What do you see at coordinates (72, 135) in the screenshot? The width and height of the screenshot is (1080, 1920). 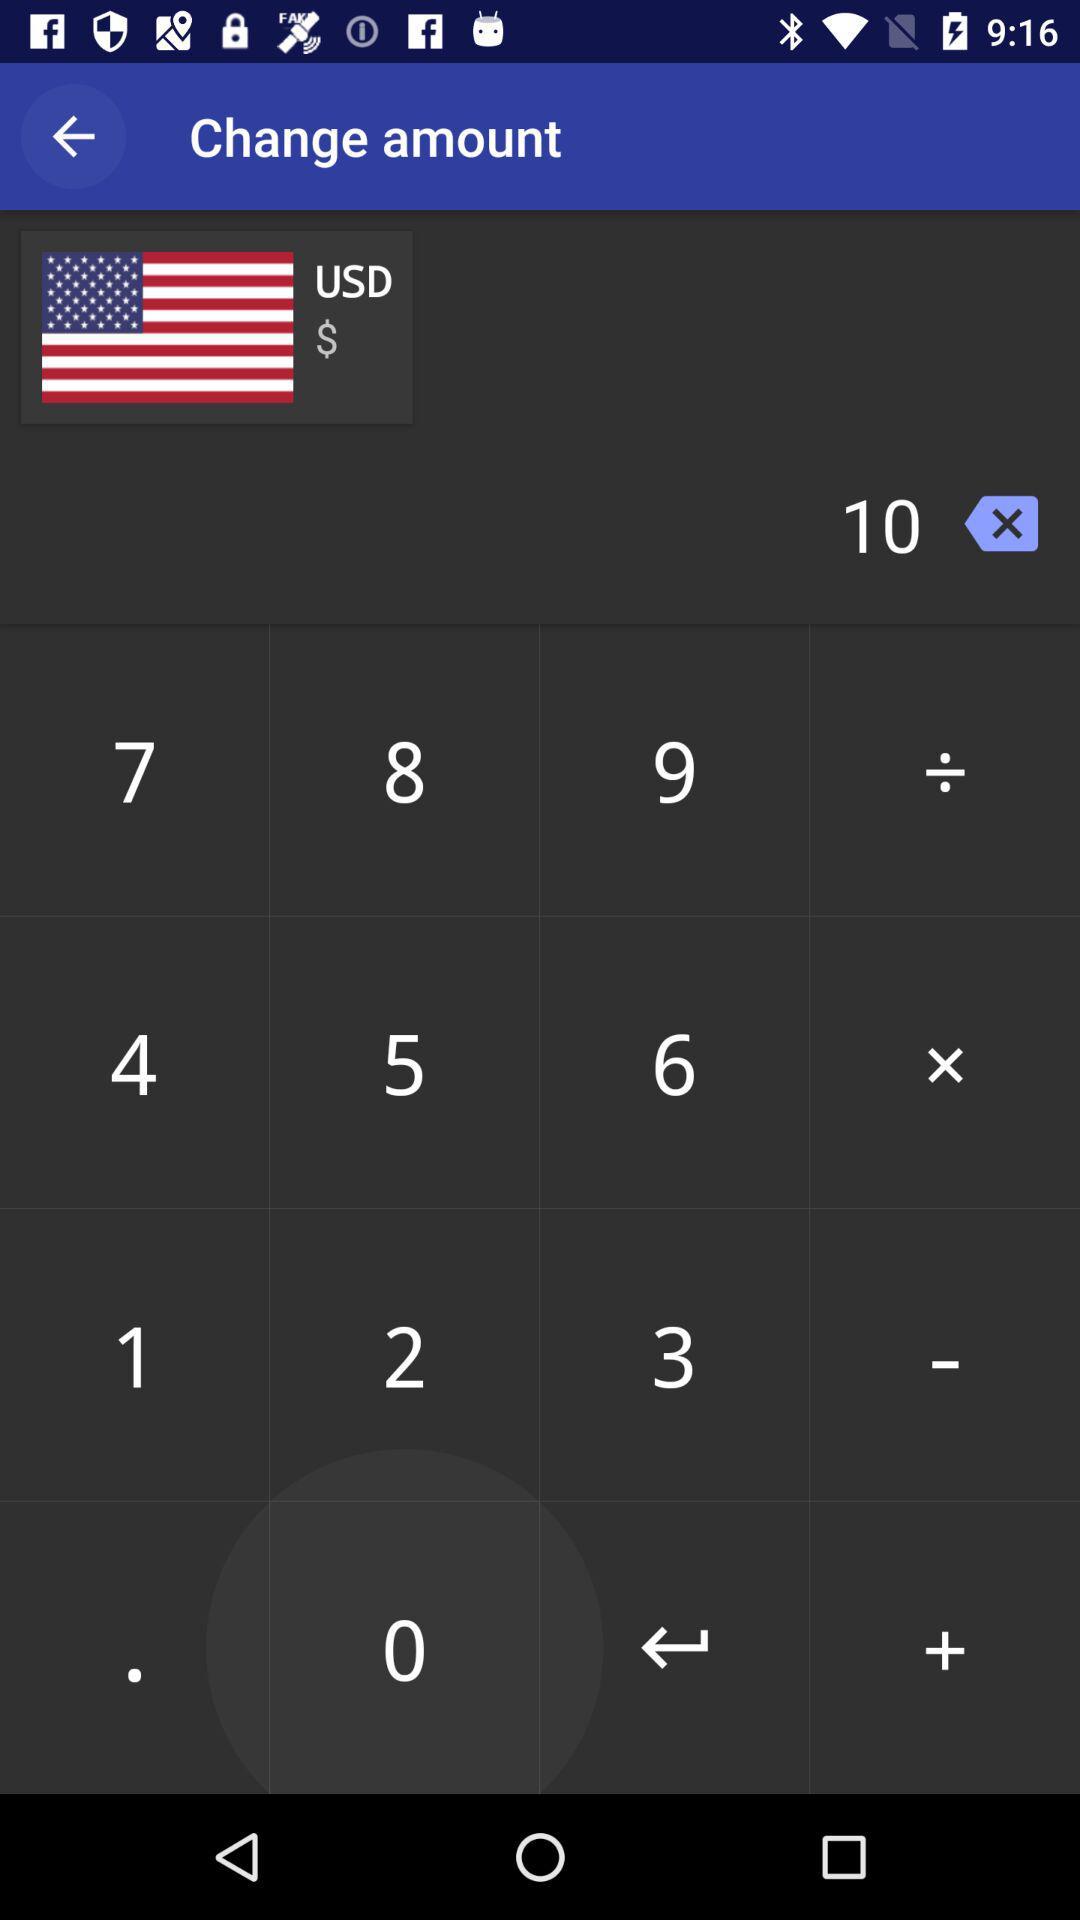 I see `the item to the left of the change amount` at bounding box center [72, 135].